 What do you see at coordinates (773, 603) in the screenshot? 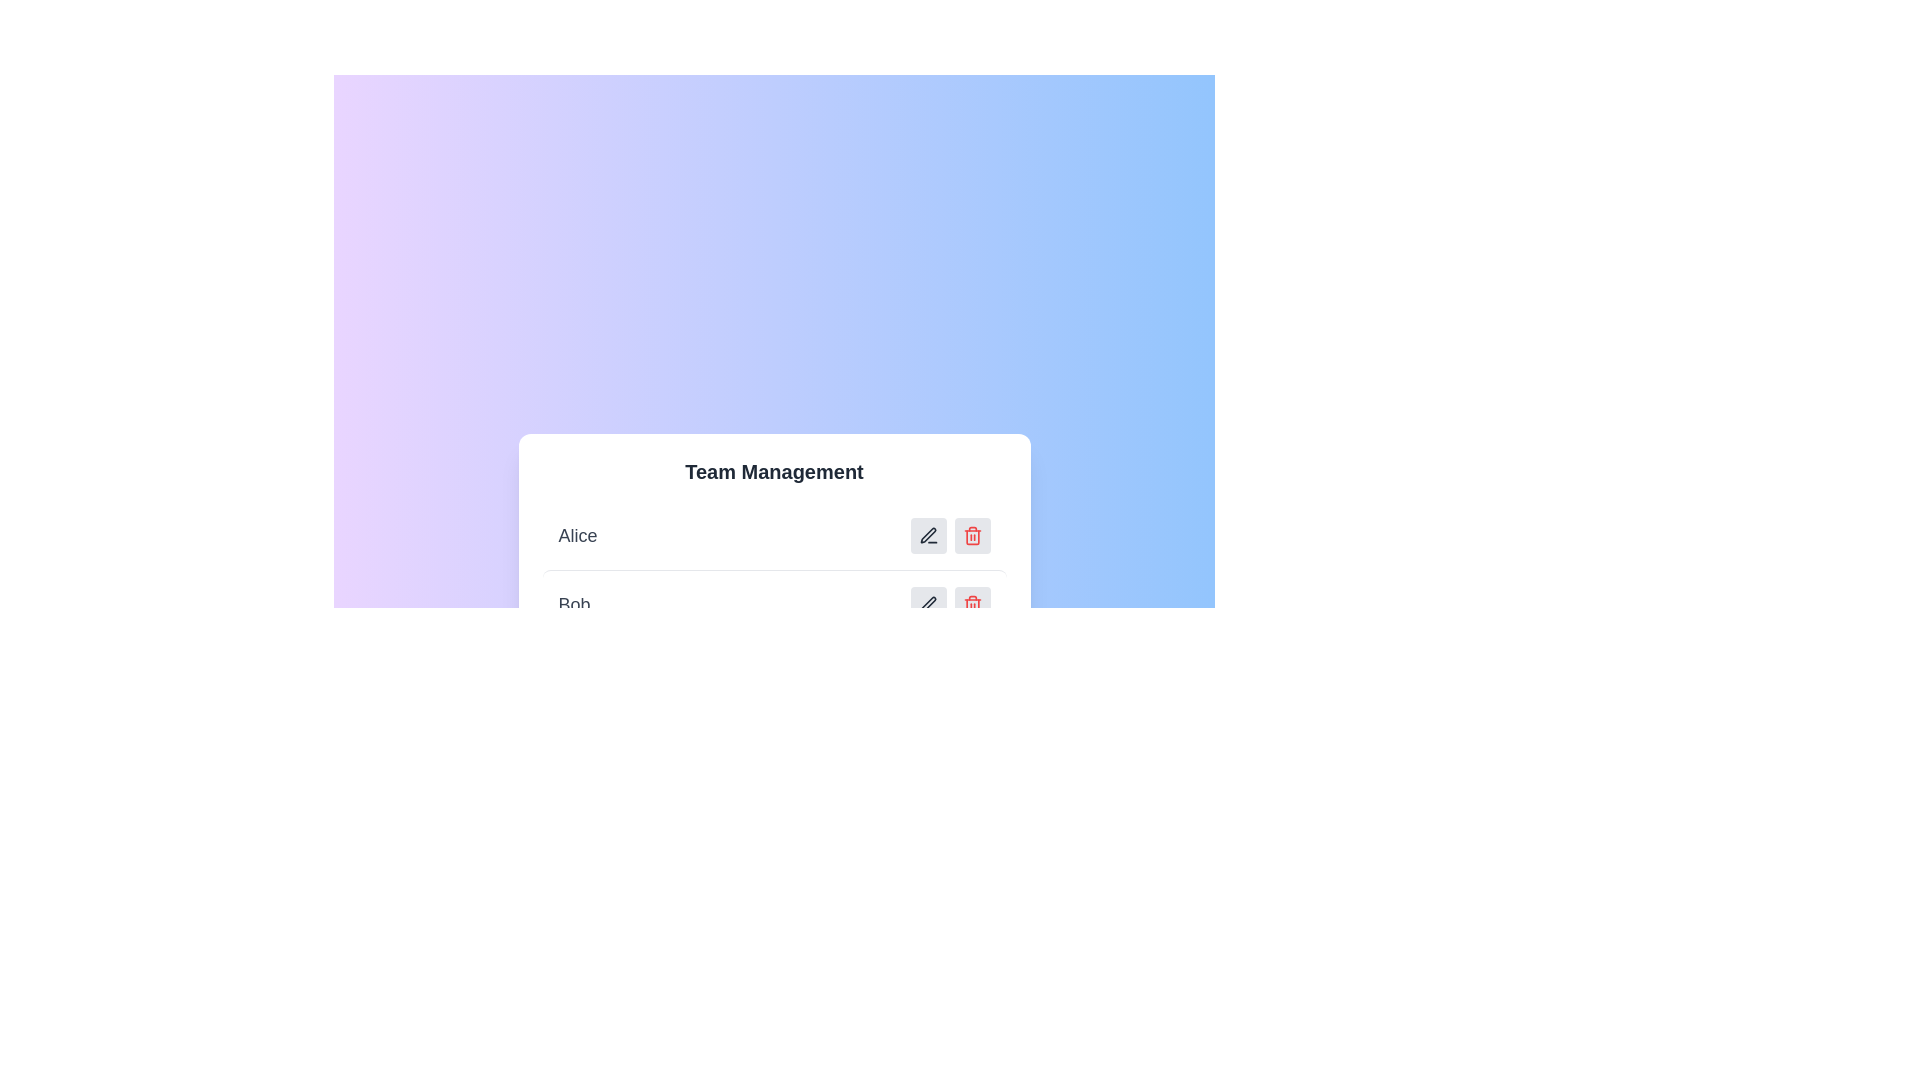
I see `the team member Bob from the list` at bounding box center [773, 603].